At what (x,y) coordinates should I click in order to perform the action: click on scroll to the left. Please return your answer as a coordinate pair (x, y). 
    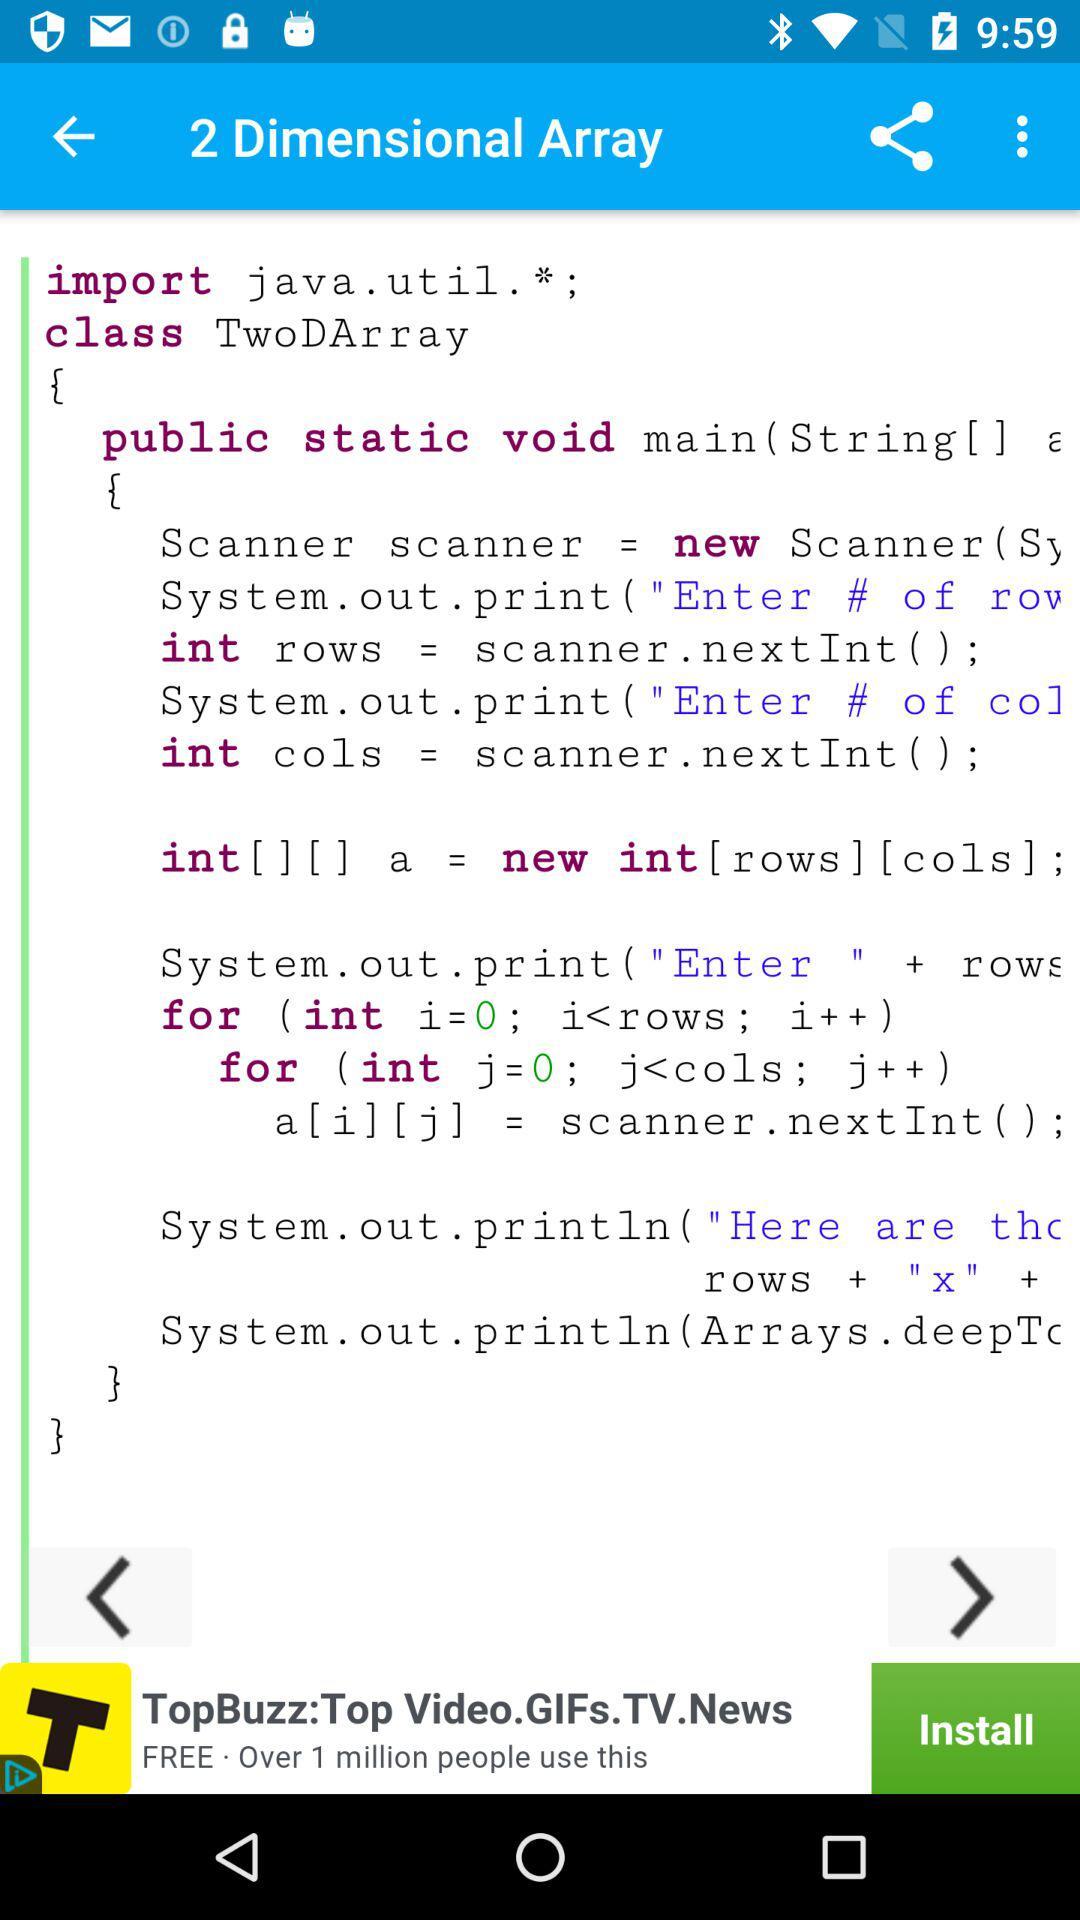
    Looking at the image, I should click on (108, 1596).